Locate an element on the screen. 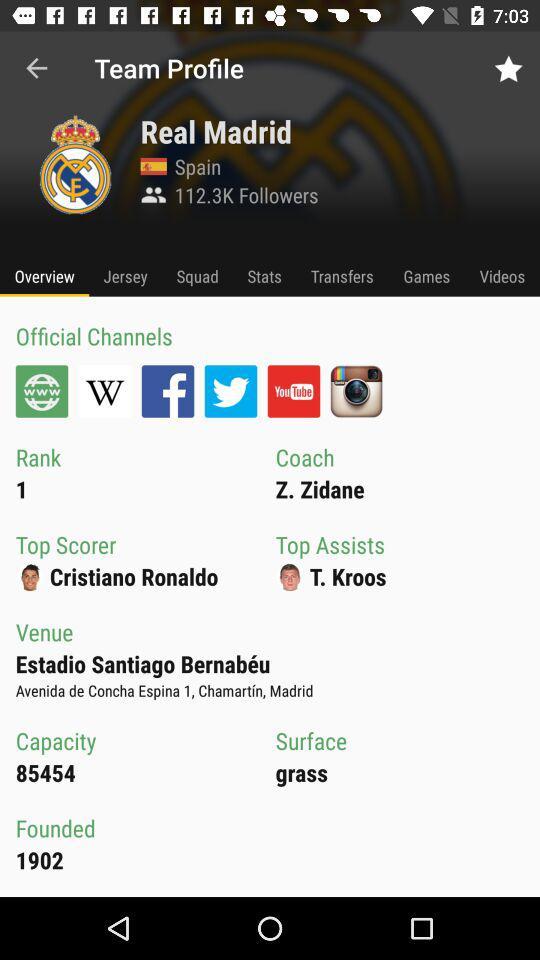 This screenshot has width=540, height=960. the icon represented to goto facebook application is located at coordinates (166, 390).